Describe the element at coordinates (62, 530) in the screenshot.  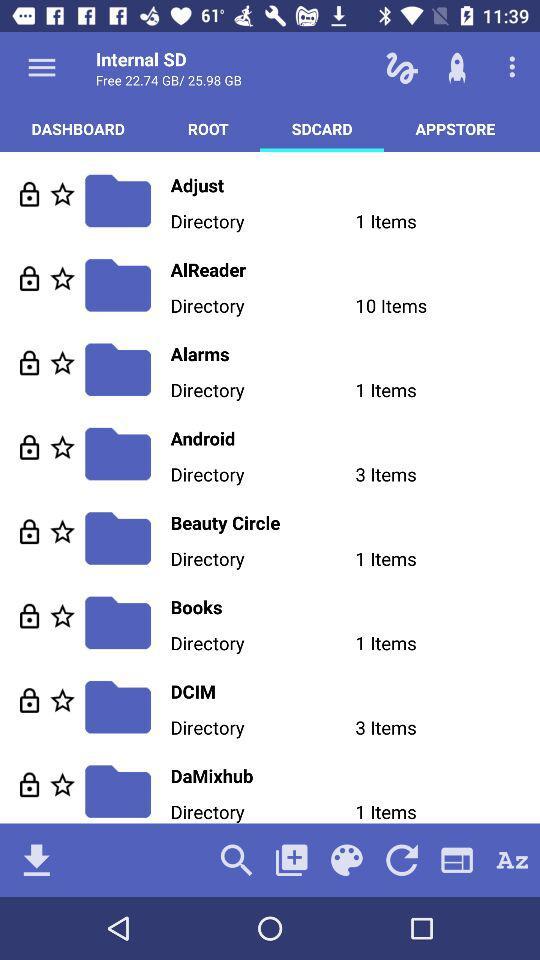
I see `make the content as favourite` at that location.